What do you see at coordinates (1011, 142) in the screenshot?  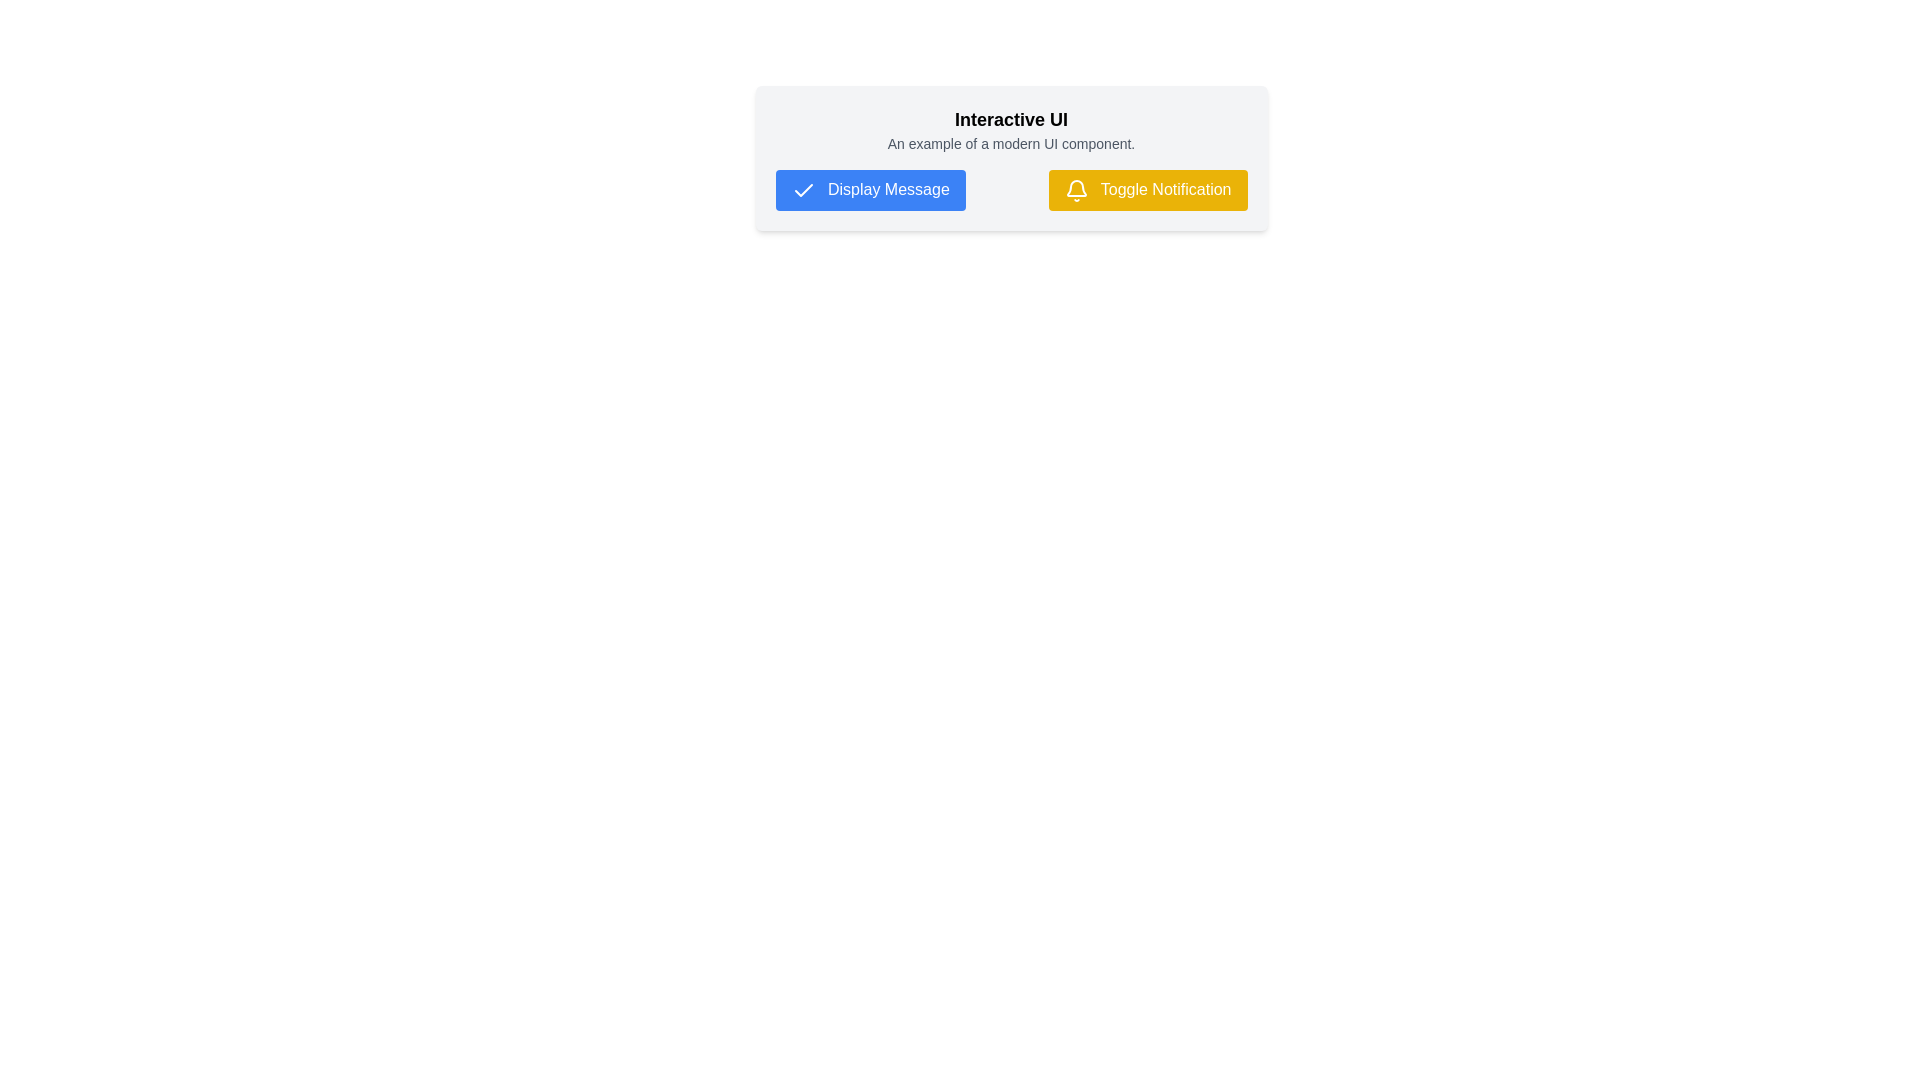 I see `the text block displaying 'An example of a modern UI component.' which is located under the header 'Interactive UI' within a white card-like section` at bounding box center [1011, 142].